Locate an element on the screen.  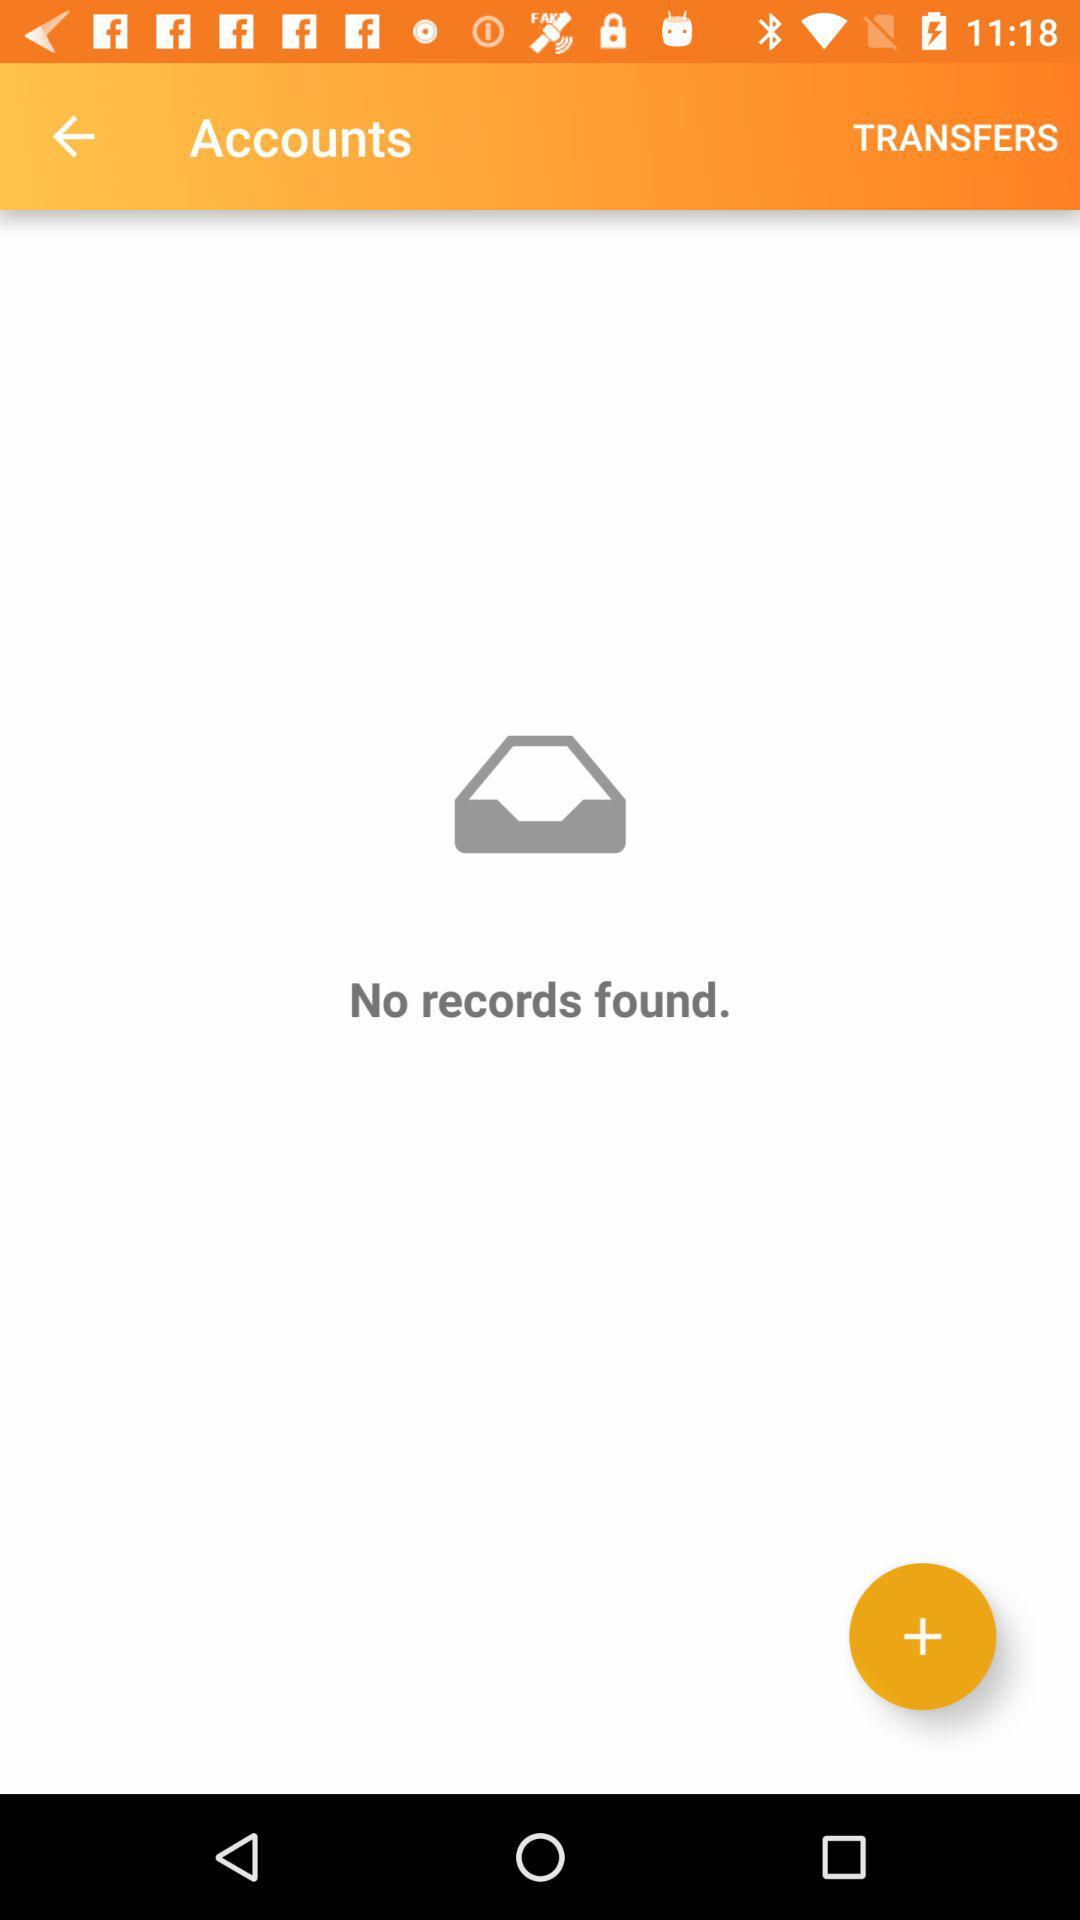
transfers is located at coordinates (954, 135).